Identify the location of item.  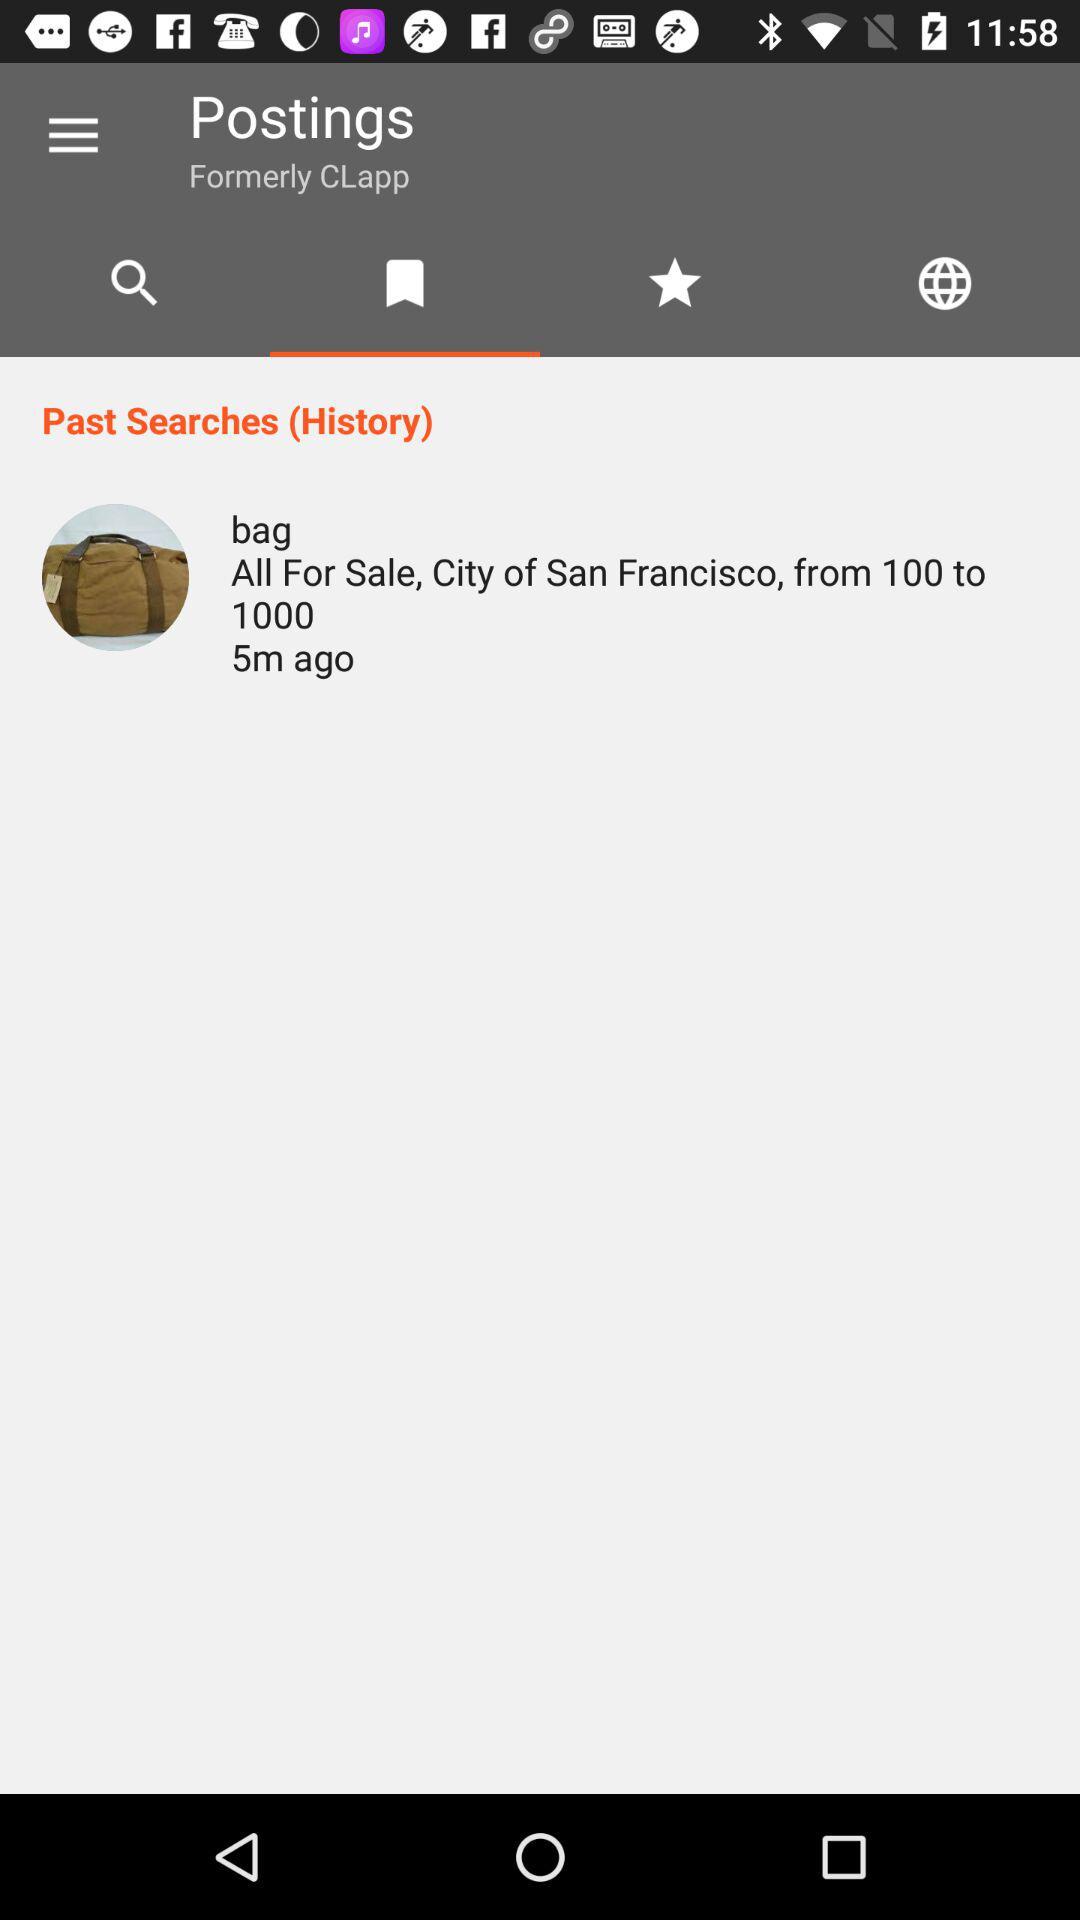
(115, 576).